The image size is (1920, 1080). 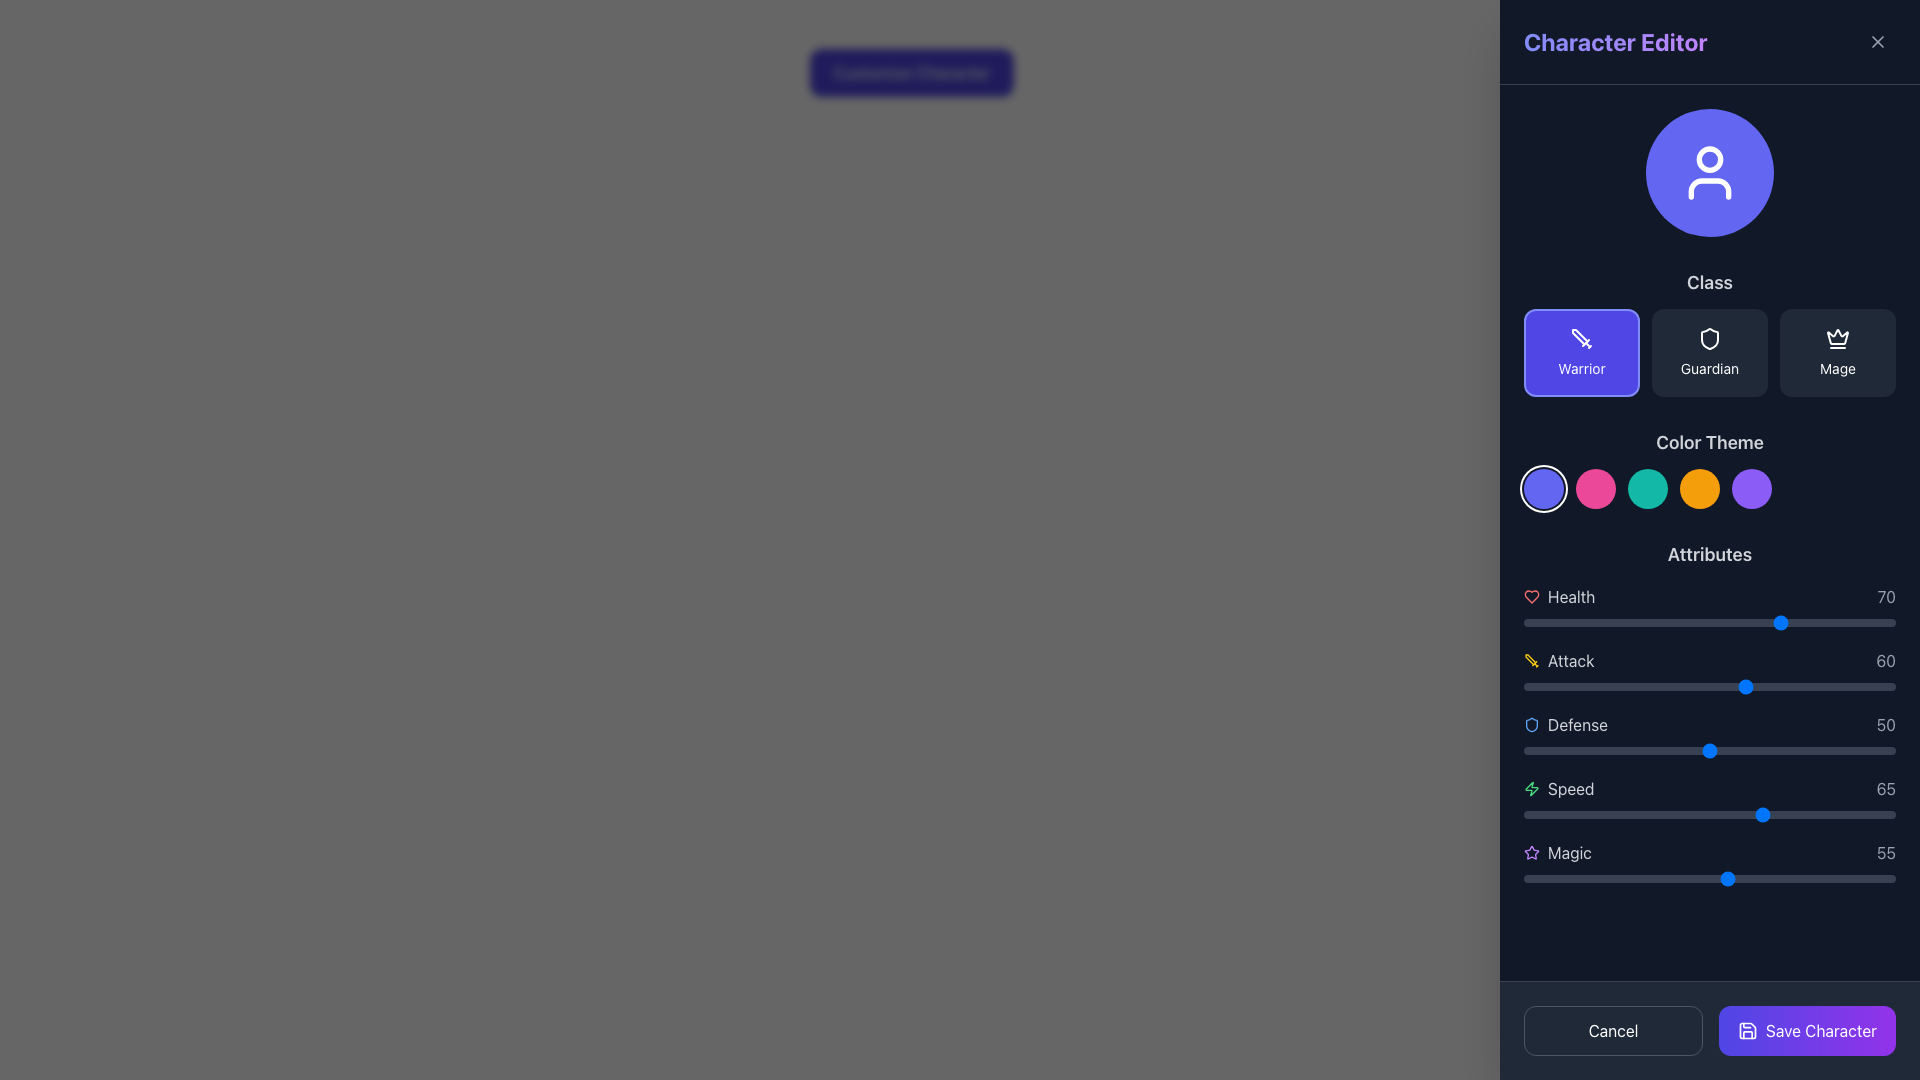 What do you see at coordinates (1694, 751) in the screenshot?
I see `the defense attribute` at bounding box center [1694, 751].